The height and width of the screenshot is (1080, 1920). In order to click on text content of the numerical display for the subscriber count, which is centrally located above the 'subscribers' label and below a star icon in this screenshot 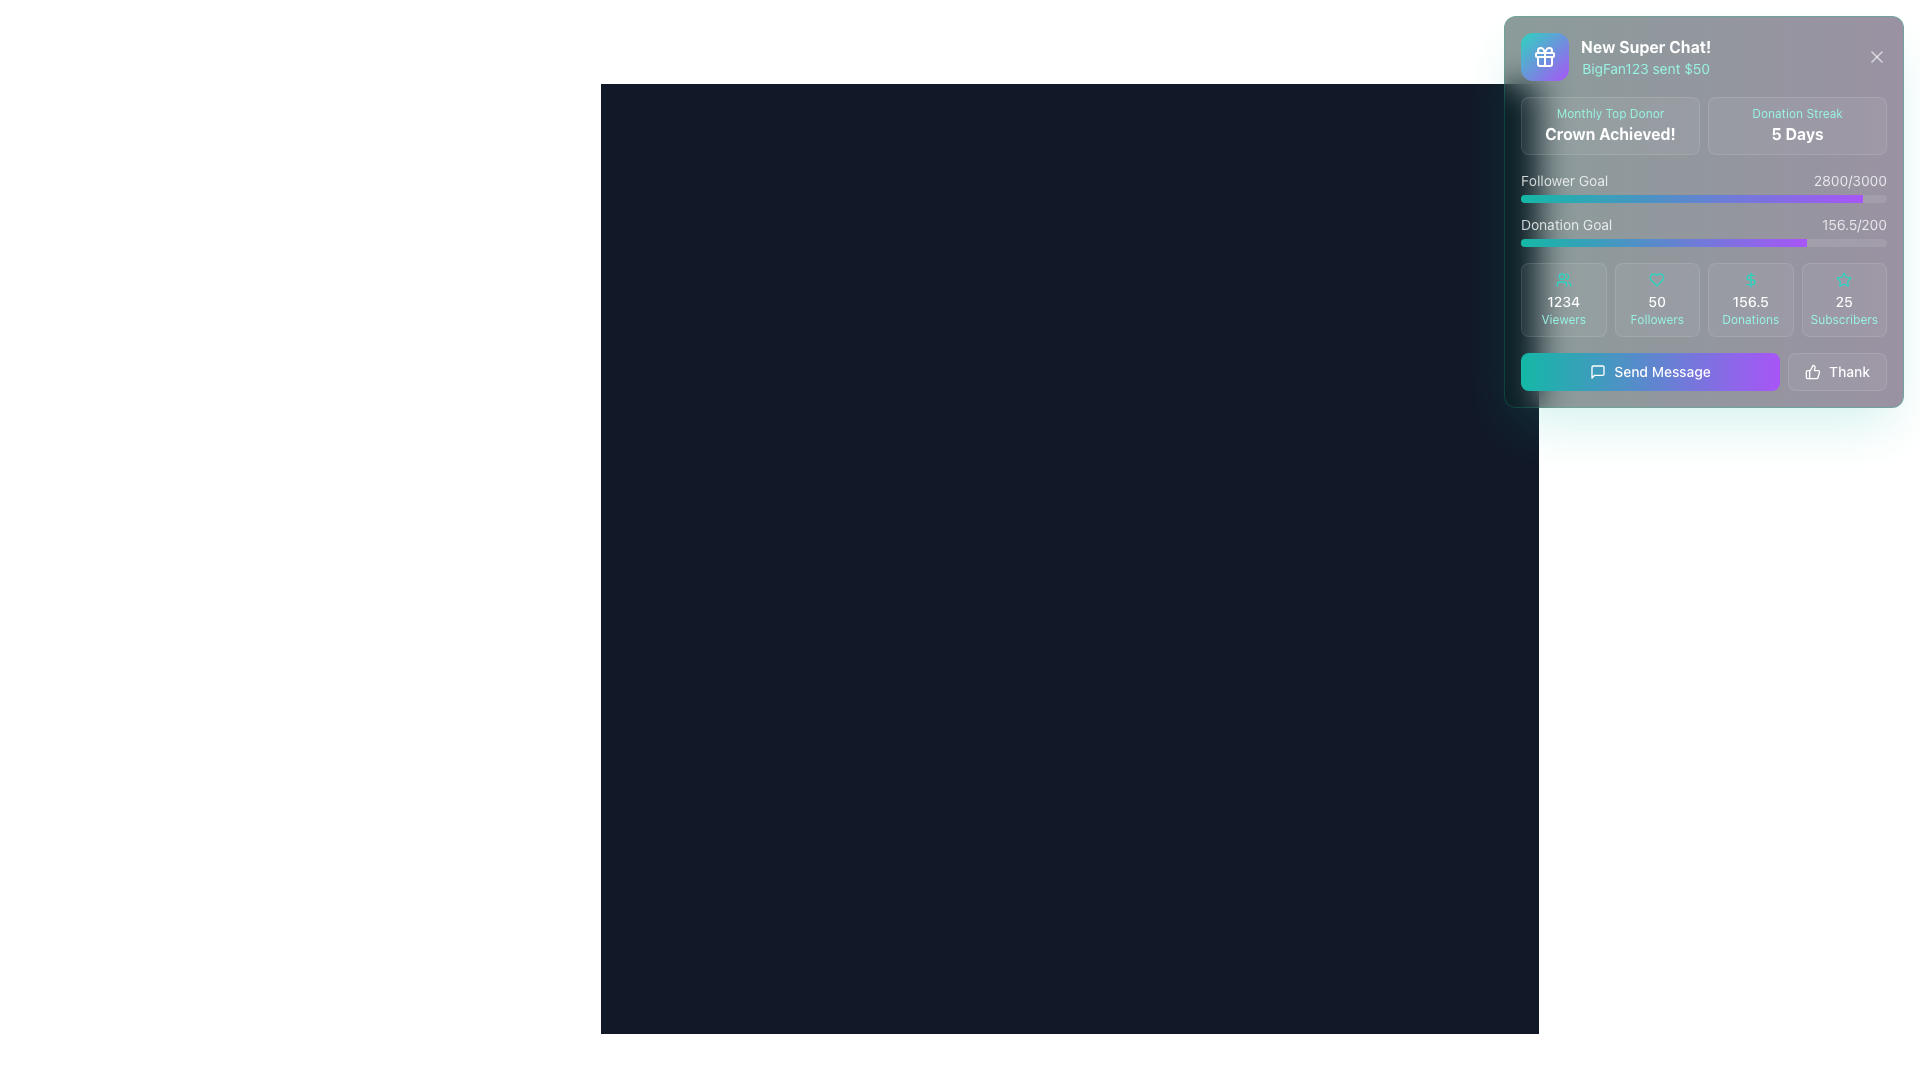, I will do `click(1843, 301)`.